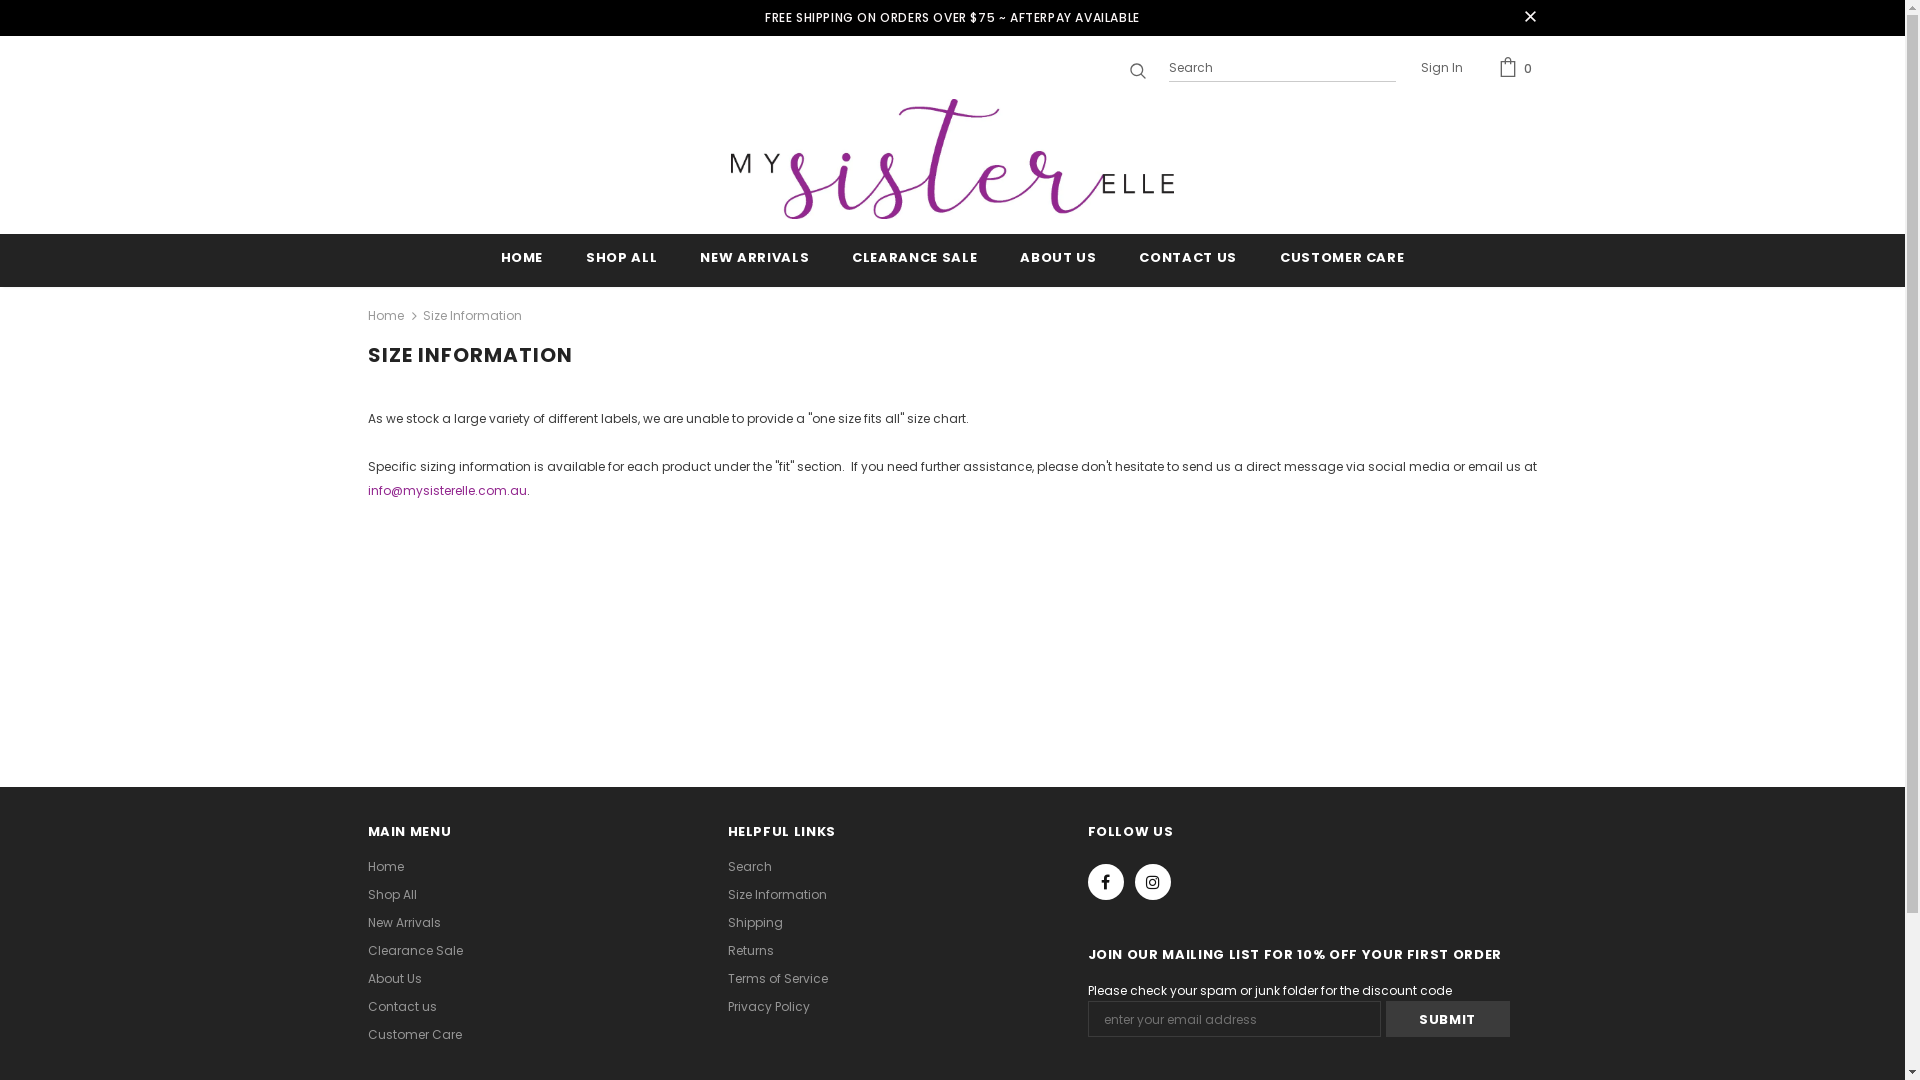  Describe the element at coordinates (1342, 259) in the screenshot. I see `'CUSTOMER CARE'` at that location.